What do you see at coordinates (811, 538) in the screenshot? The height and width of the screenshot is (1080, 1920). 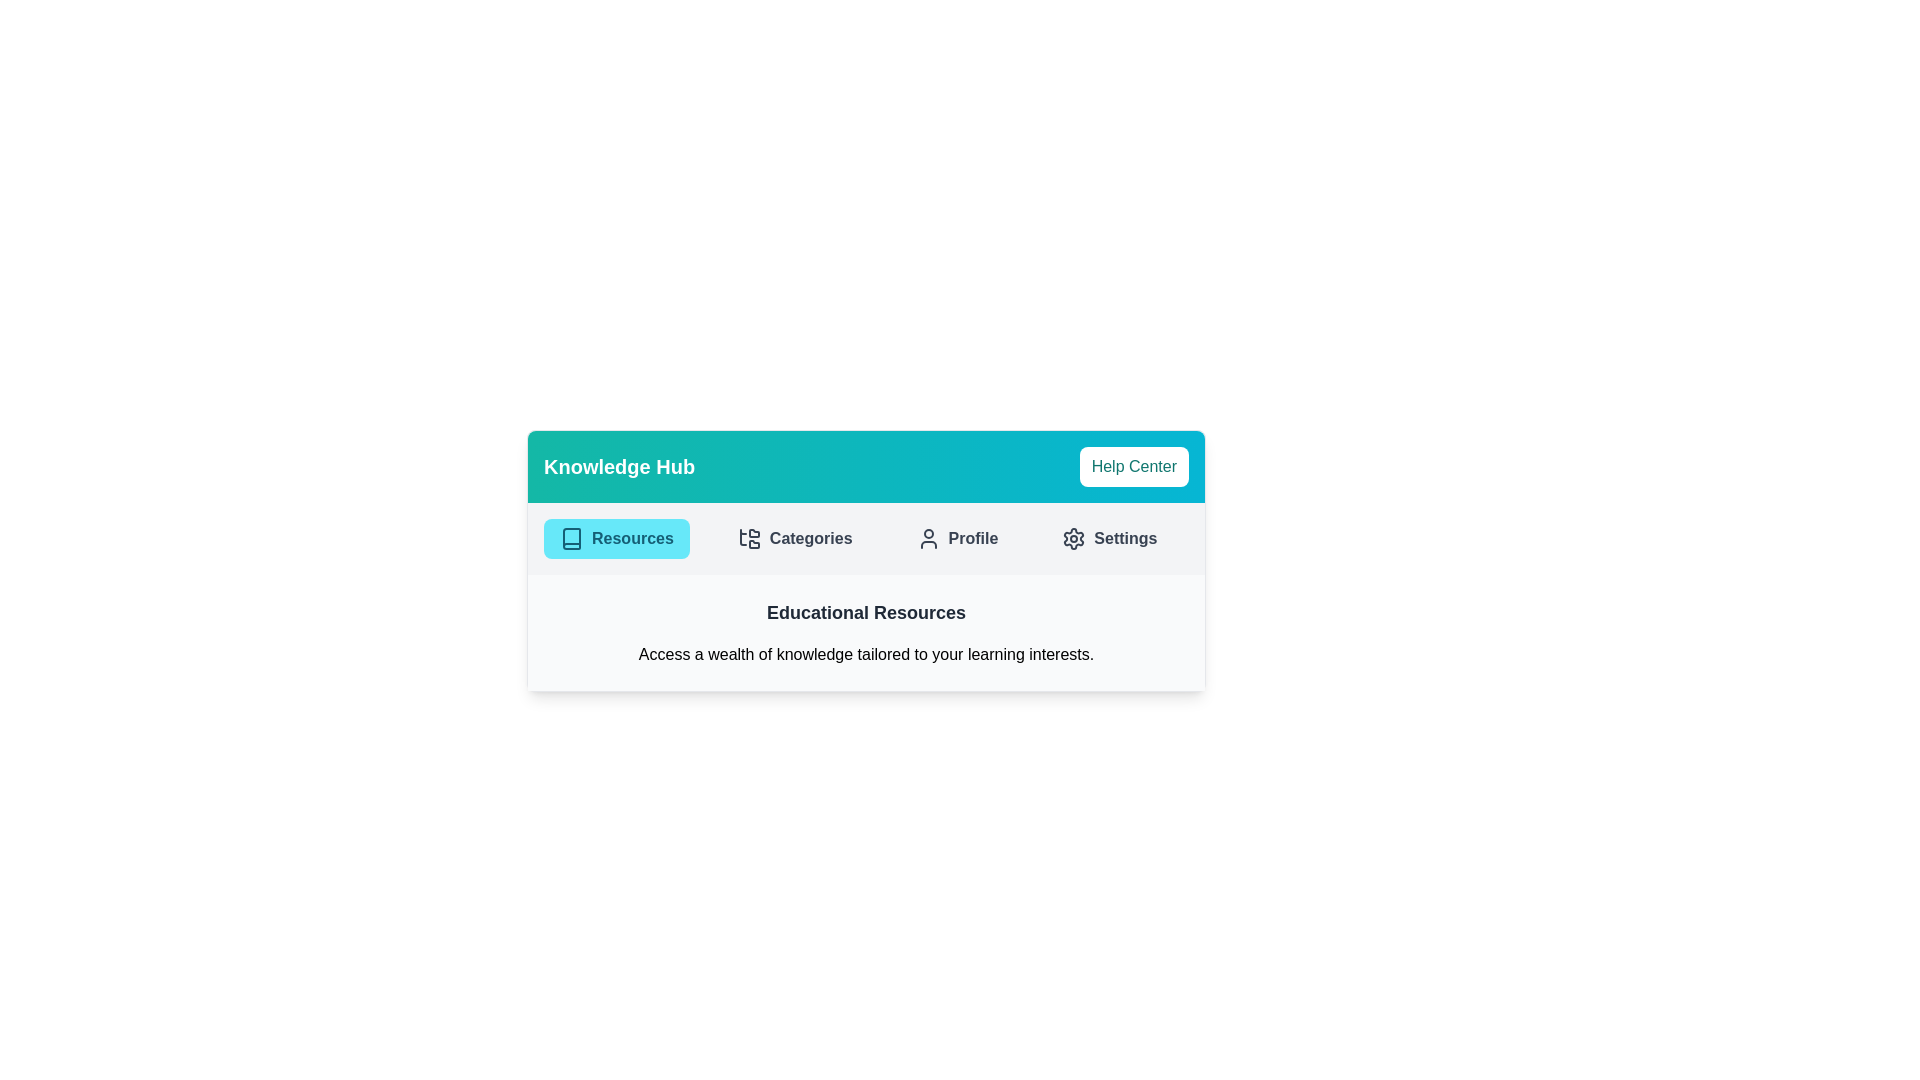 I see `the third text label` at bounding box center [811, 538].